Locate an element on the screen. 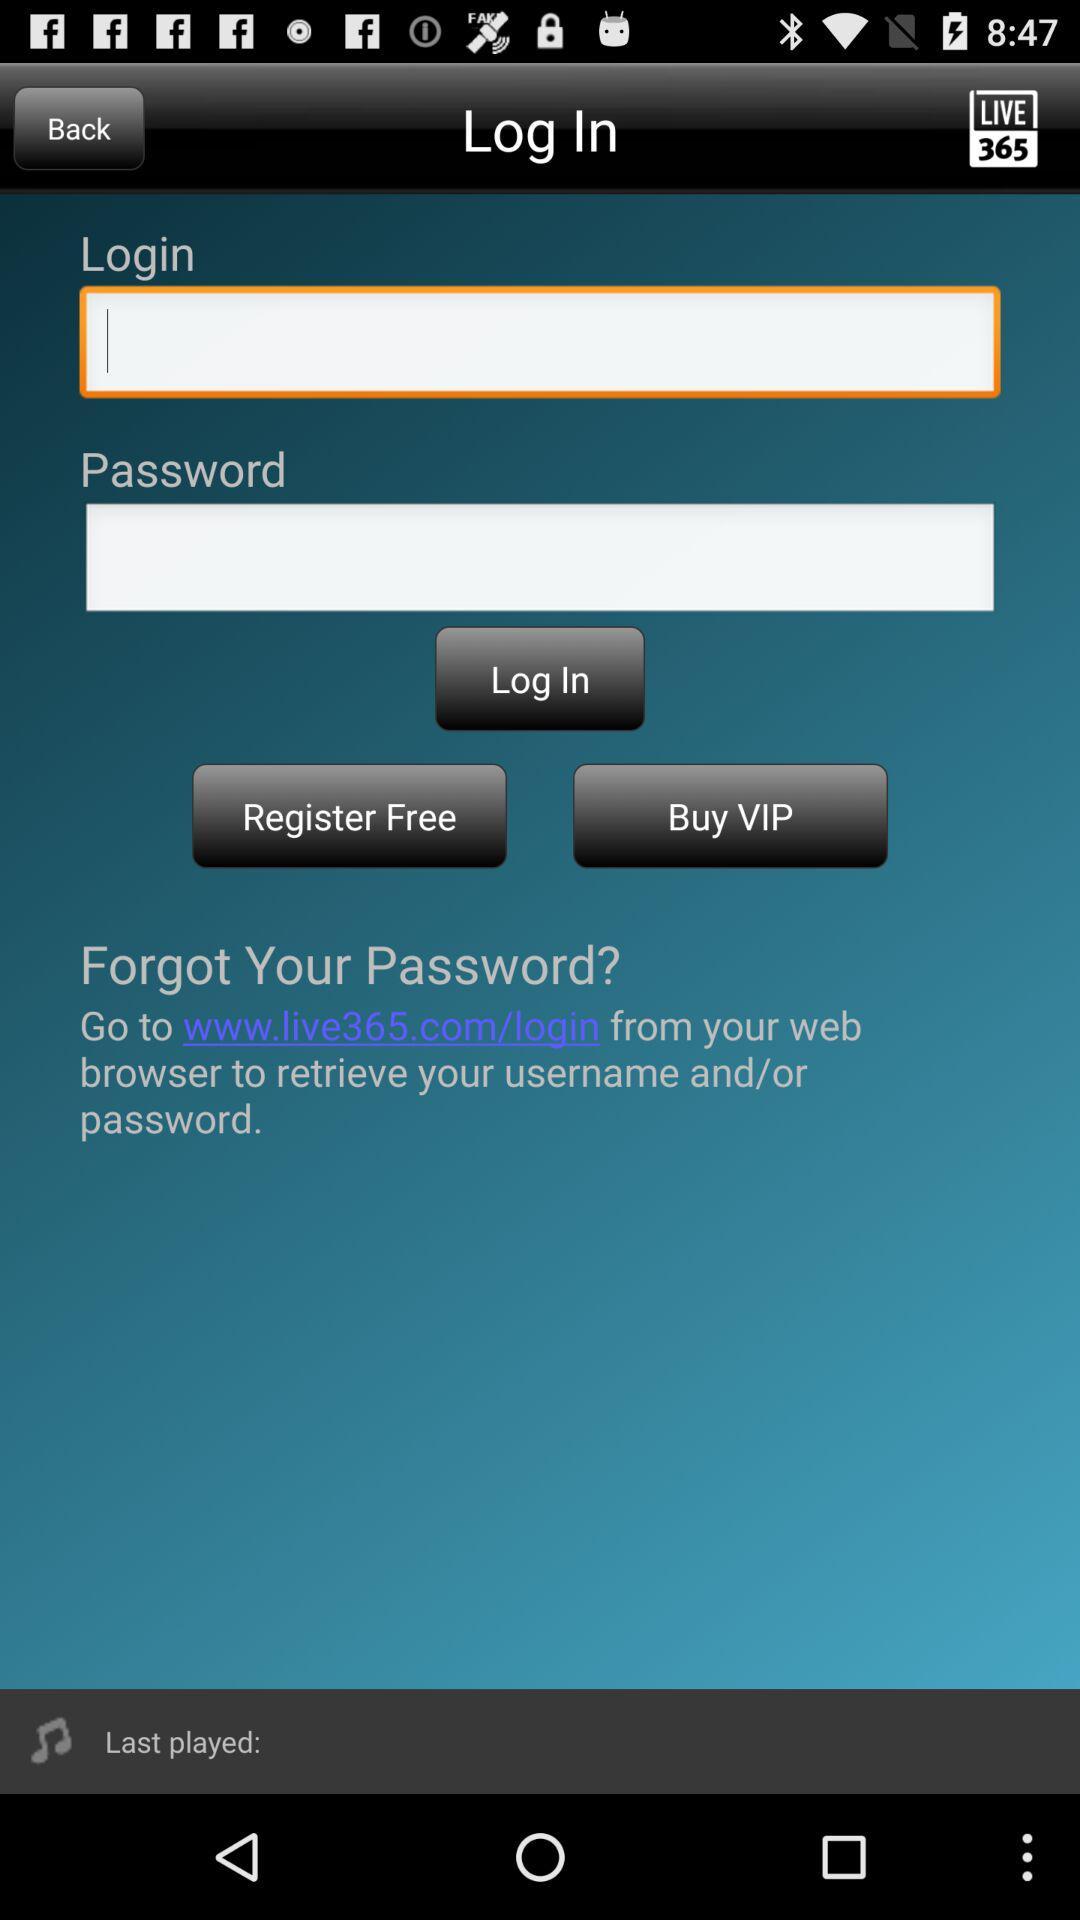  item above the forgot your password? item is located at coordinates (348, 816).